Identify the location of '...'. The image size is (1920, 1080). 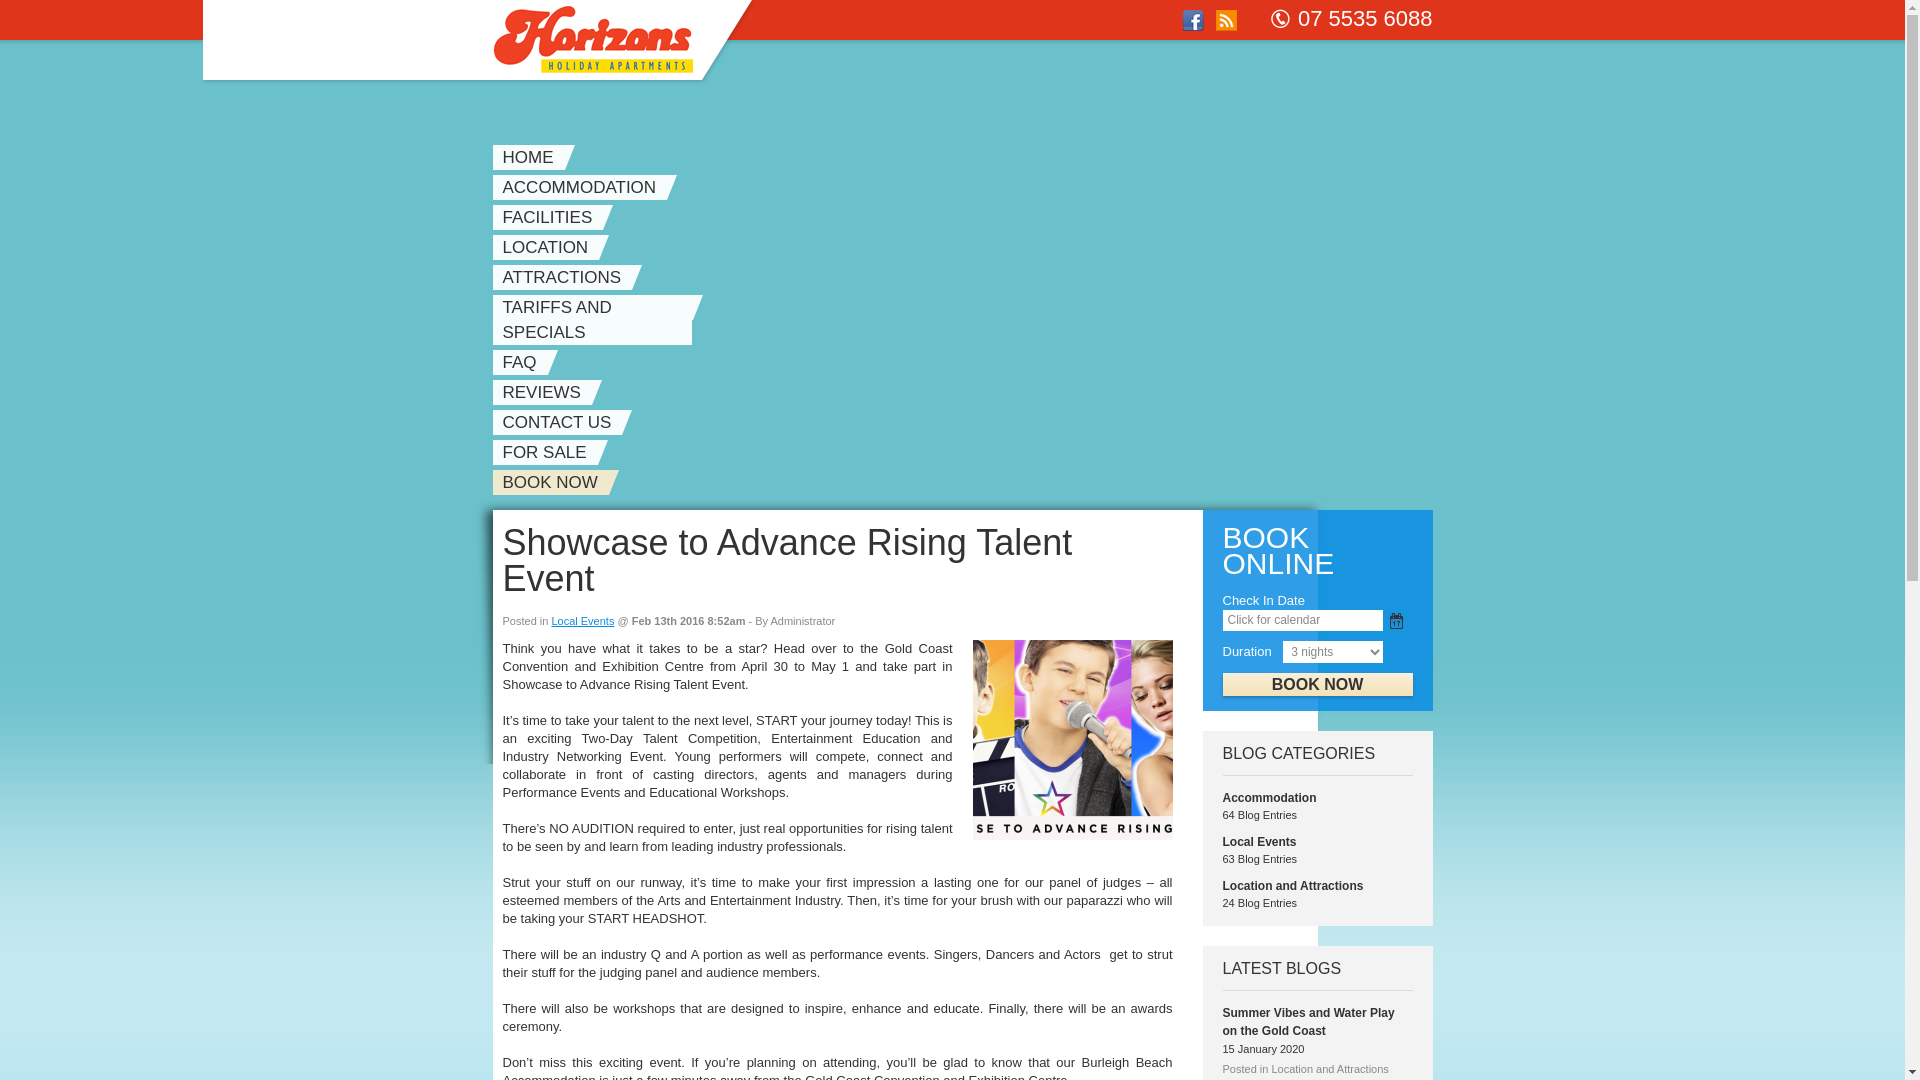
(1395, 620).